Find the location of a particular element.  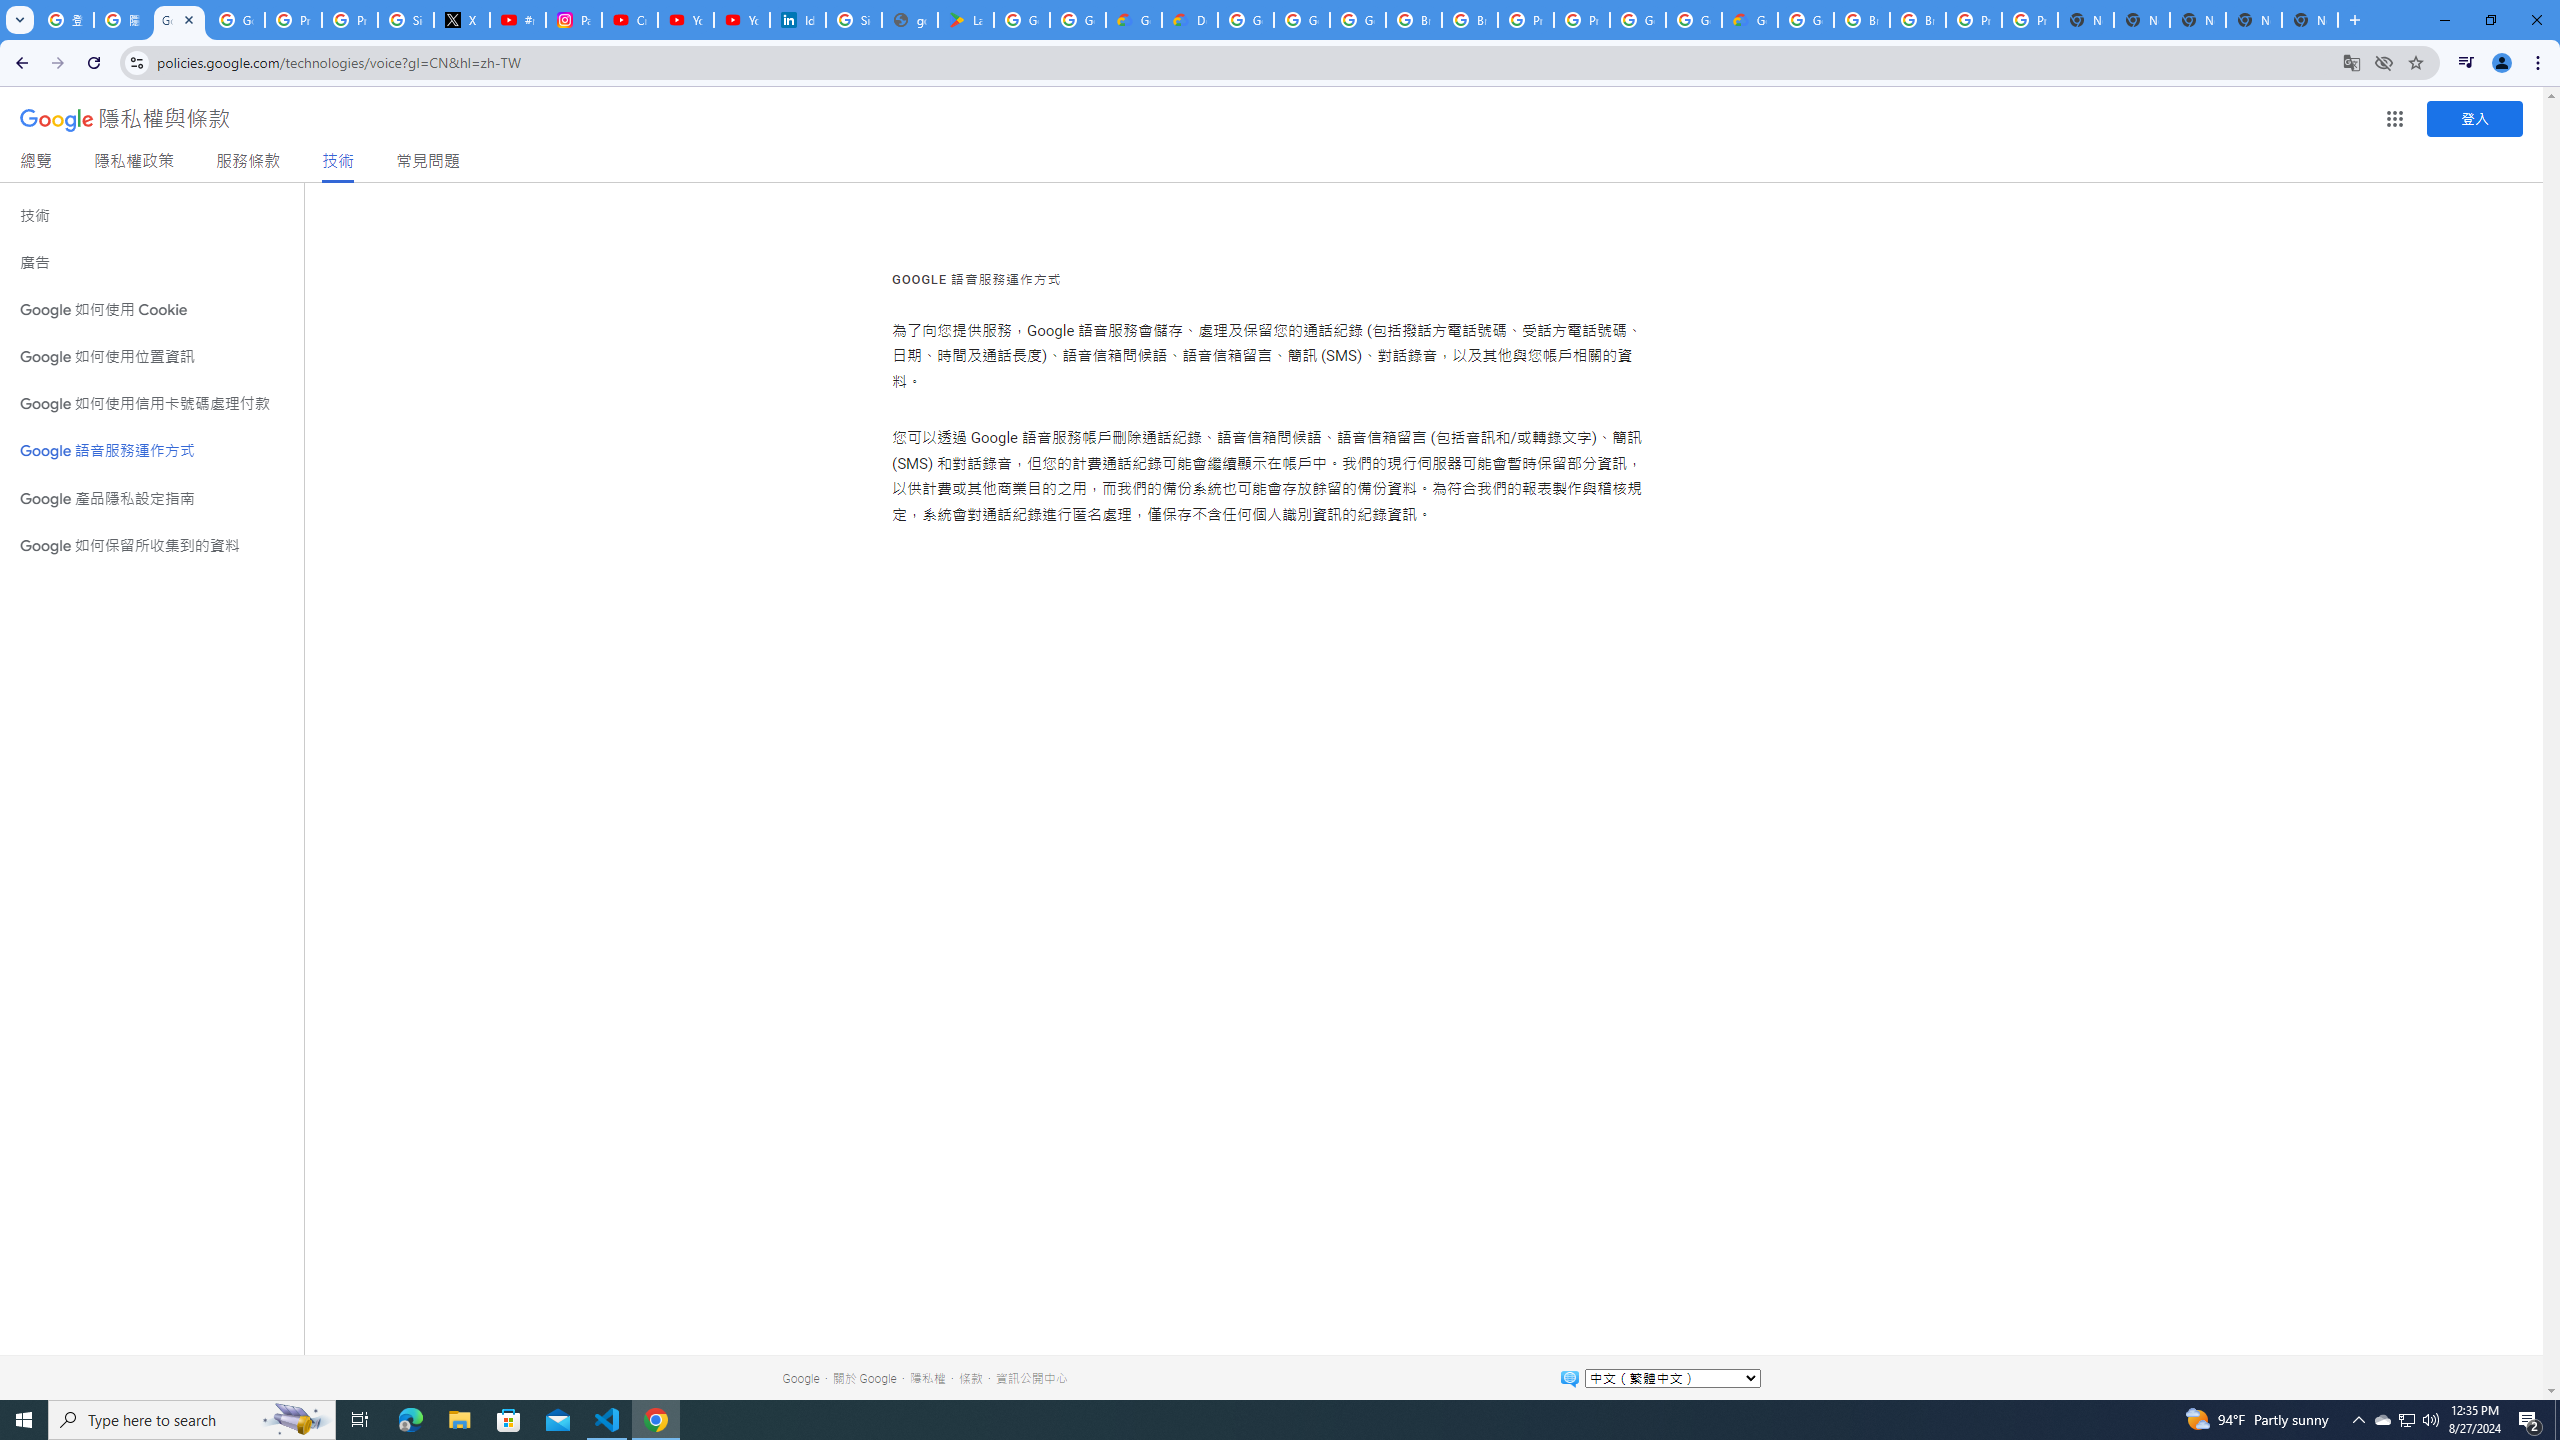

'New Tab' is located at coordinates (2310, 19).